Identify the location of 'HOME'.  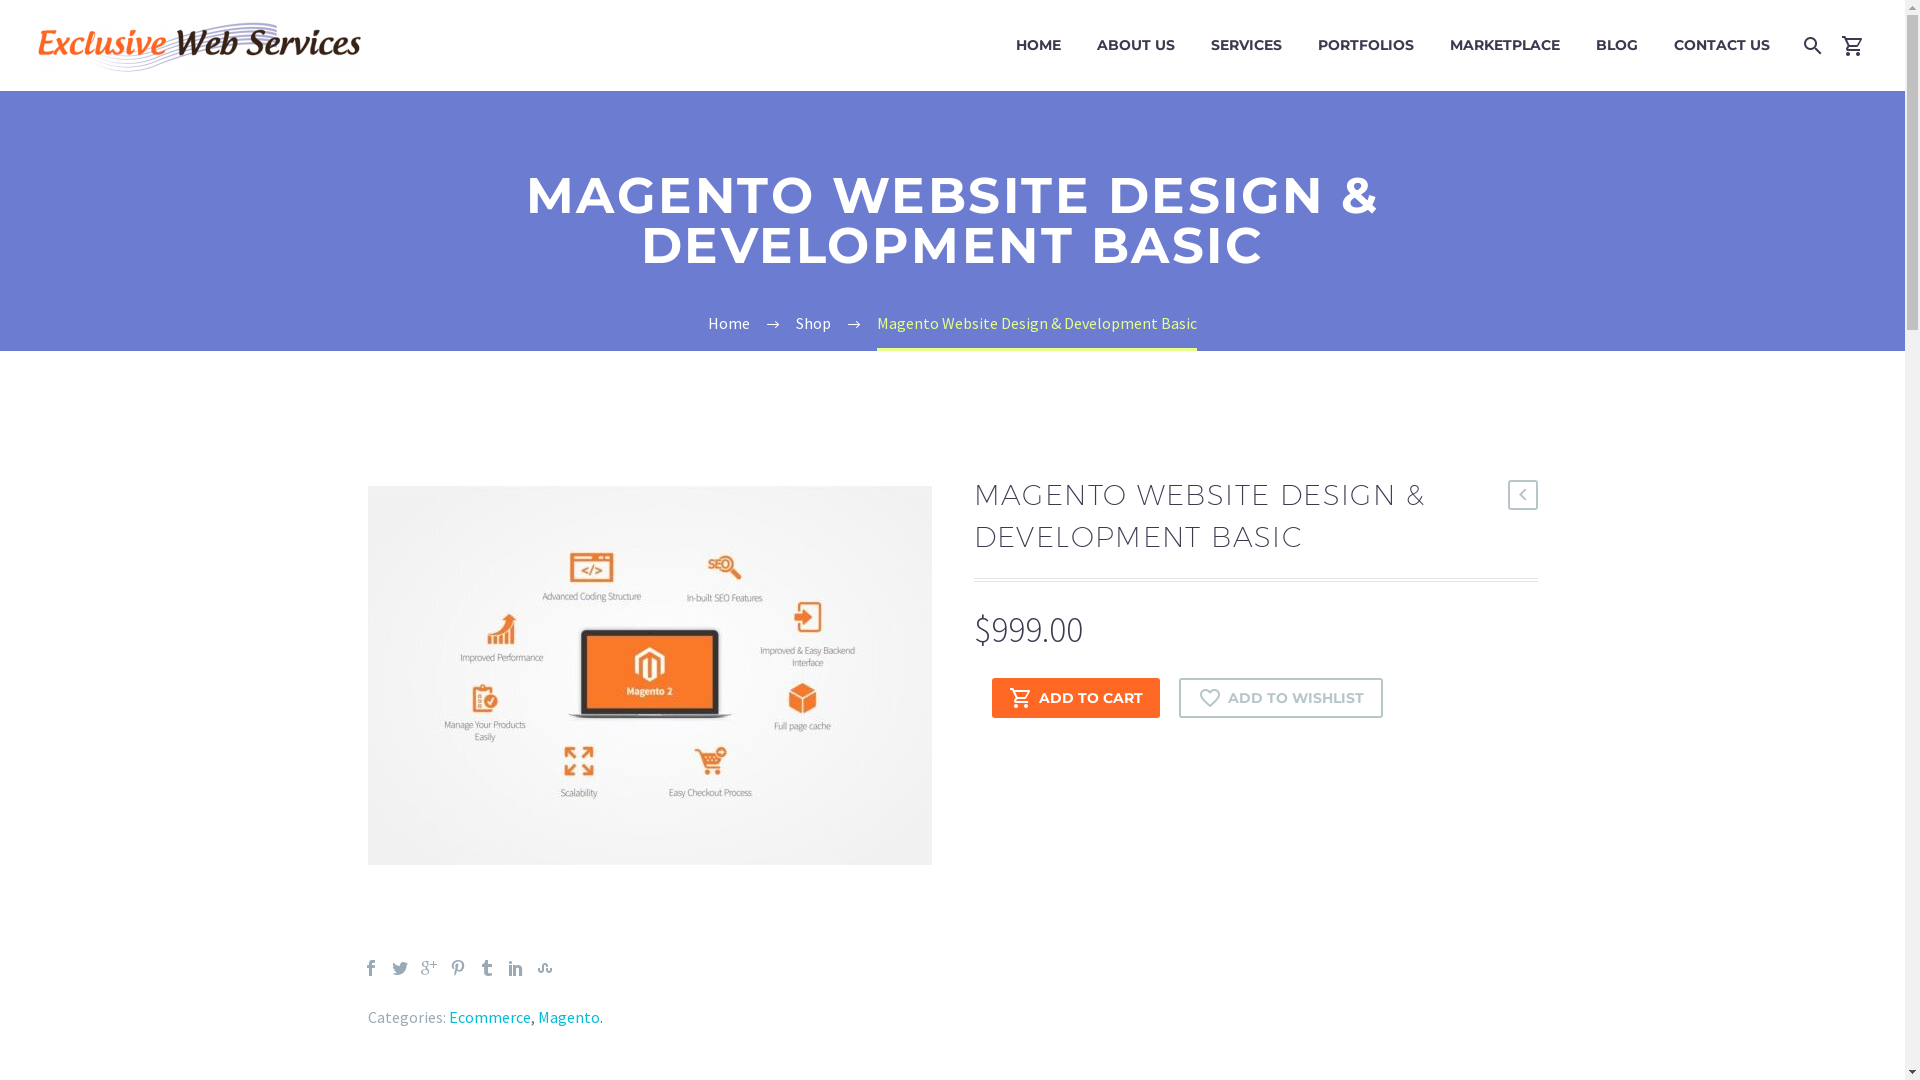
(1038, 45).